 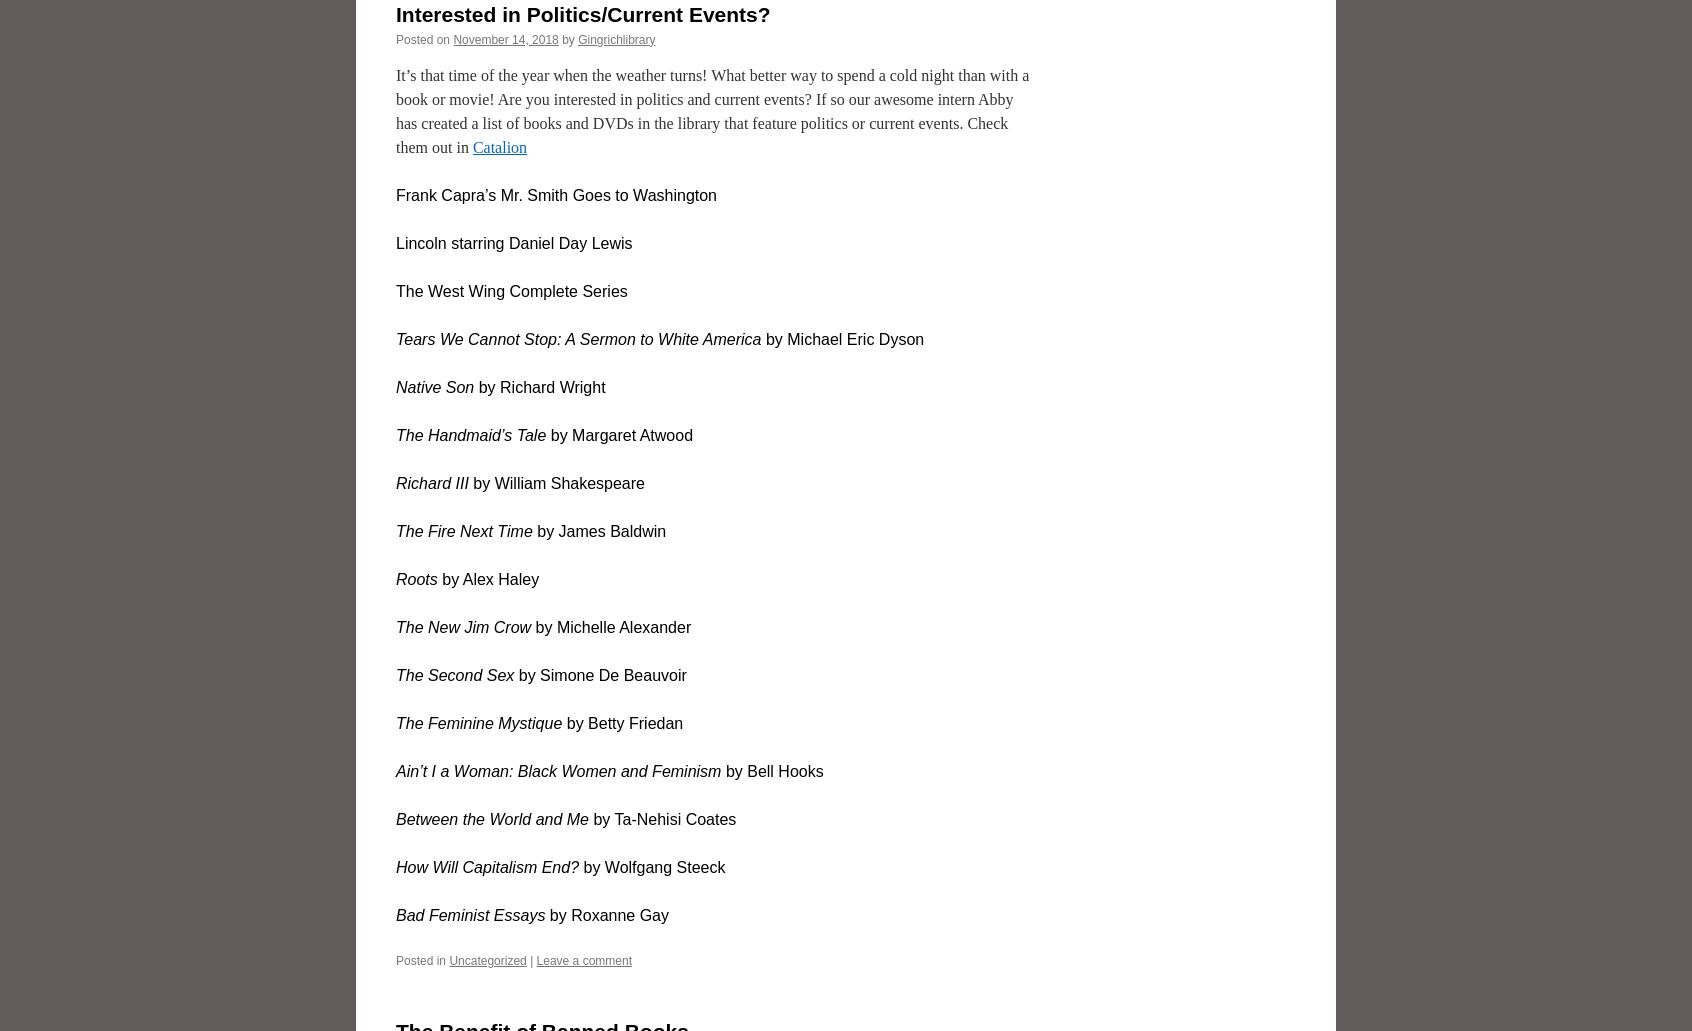 I want to click on 'The West Wing Complete Series', so click(x=511, y=290).